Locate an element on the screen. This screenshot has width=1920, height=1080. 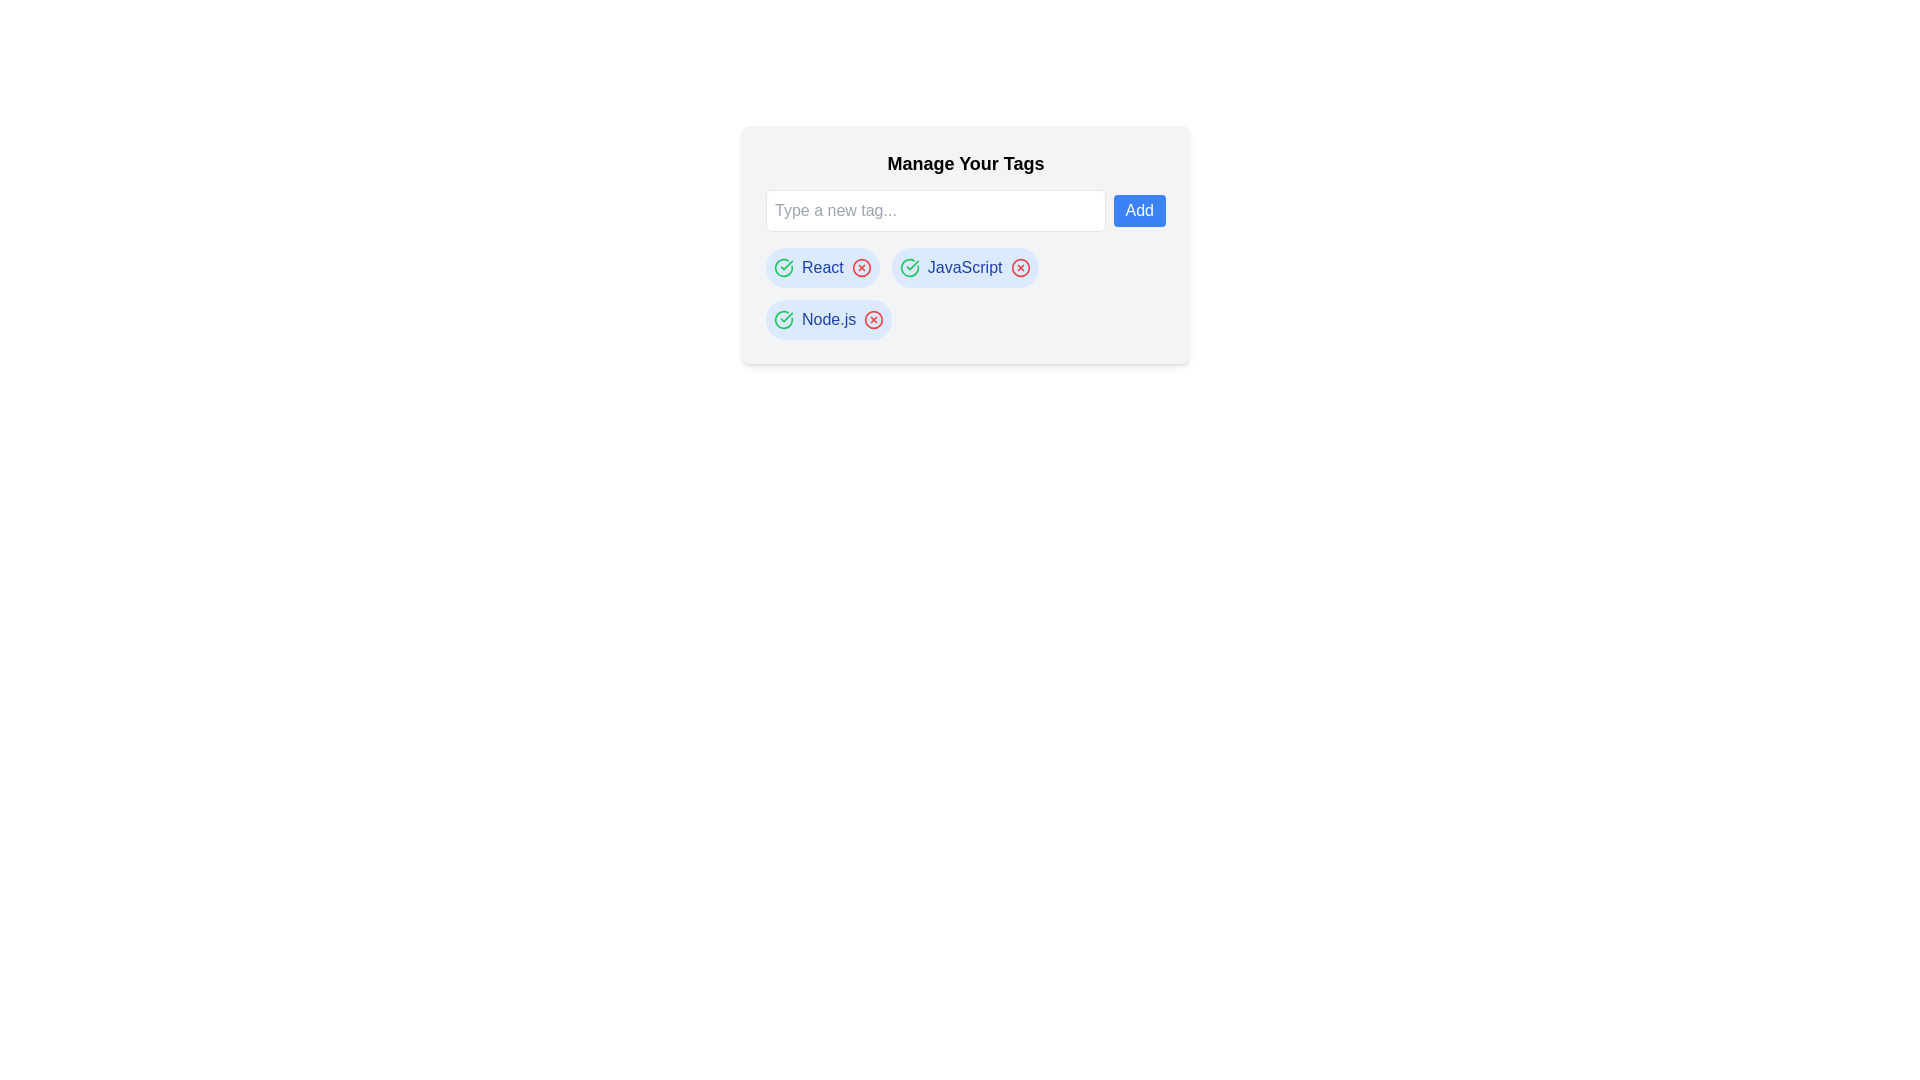
the input field to focus on it is located at coordinates (934, 211).